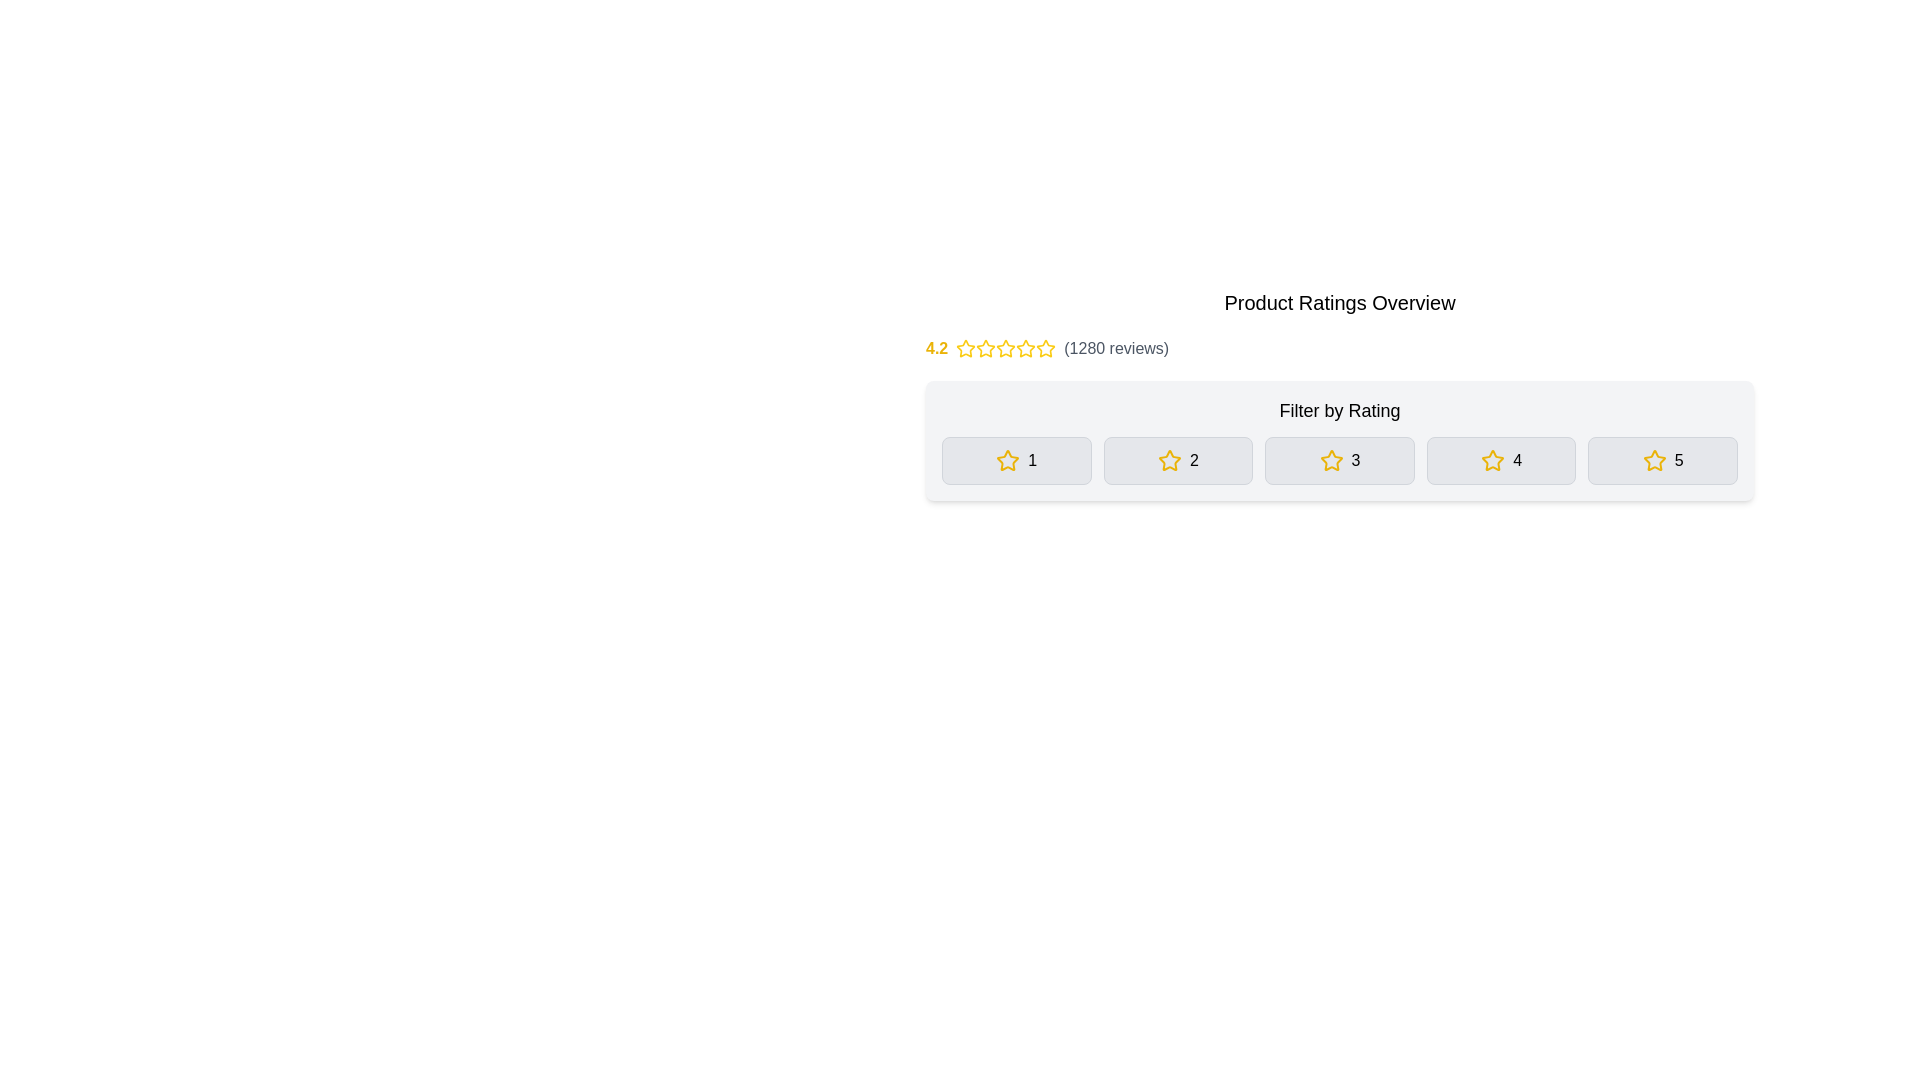 The width and height of the screenshot is (1920, 1080). What do you see at coordinates (1178, 461) in the screenshot?
I see `the '2-star' filter button` at bounding box center [1178, 461].